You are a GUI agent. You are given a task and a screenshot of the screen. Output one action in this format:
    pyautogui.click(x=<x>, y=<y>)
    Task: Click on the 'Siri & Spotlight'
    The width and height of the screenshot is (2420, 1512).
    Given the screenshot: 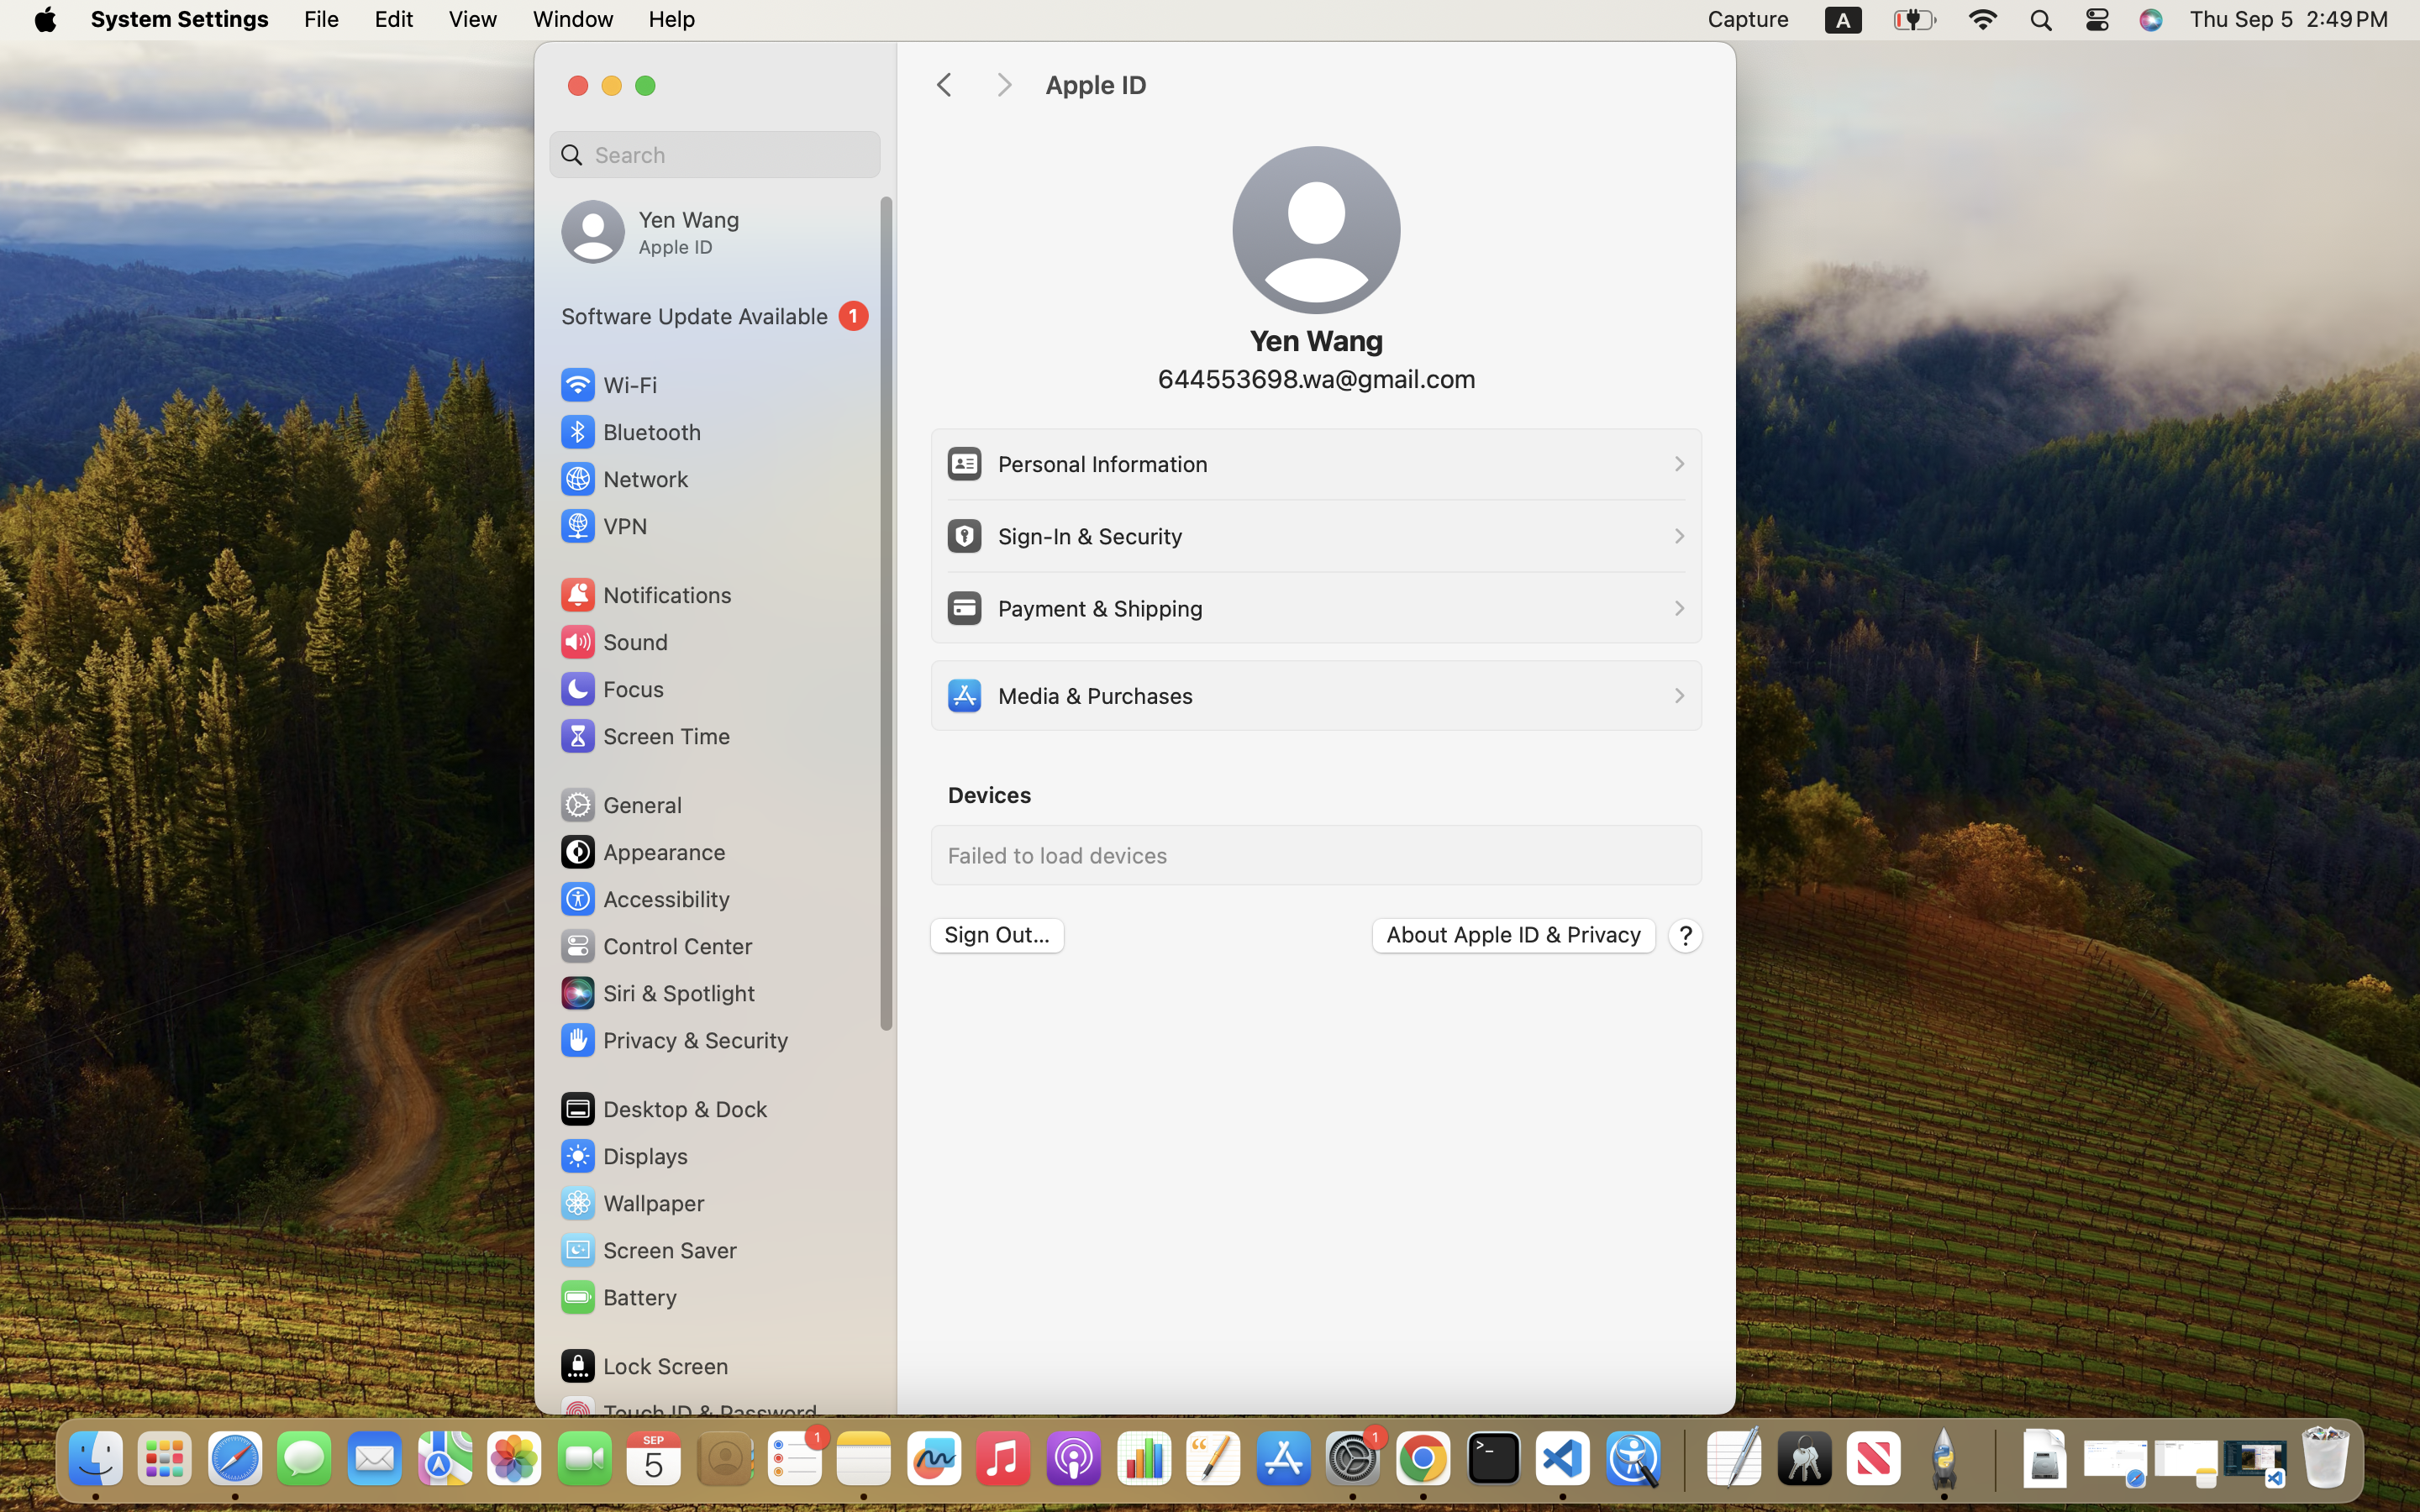 What is the action you would take?
    pyautogui.click(x=655, y=992)
    